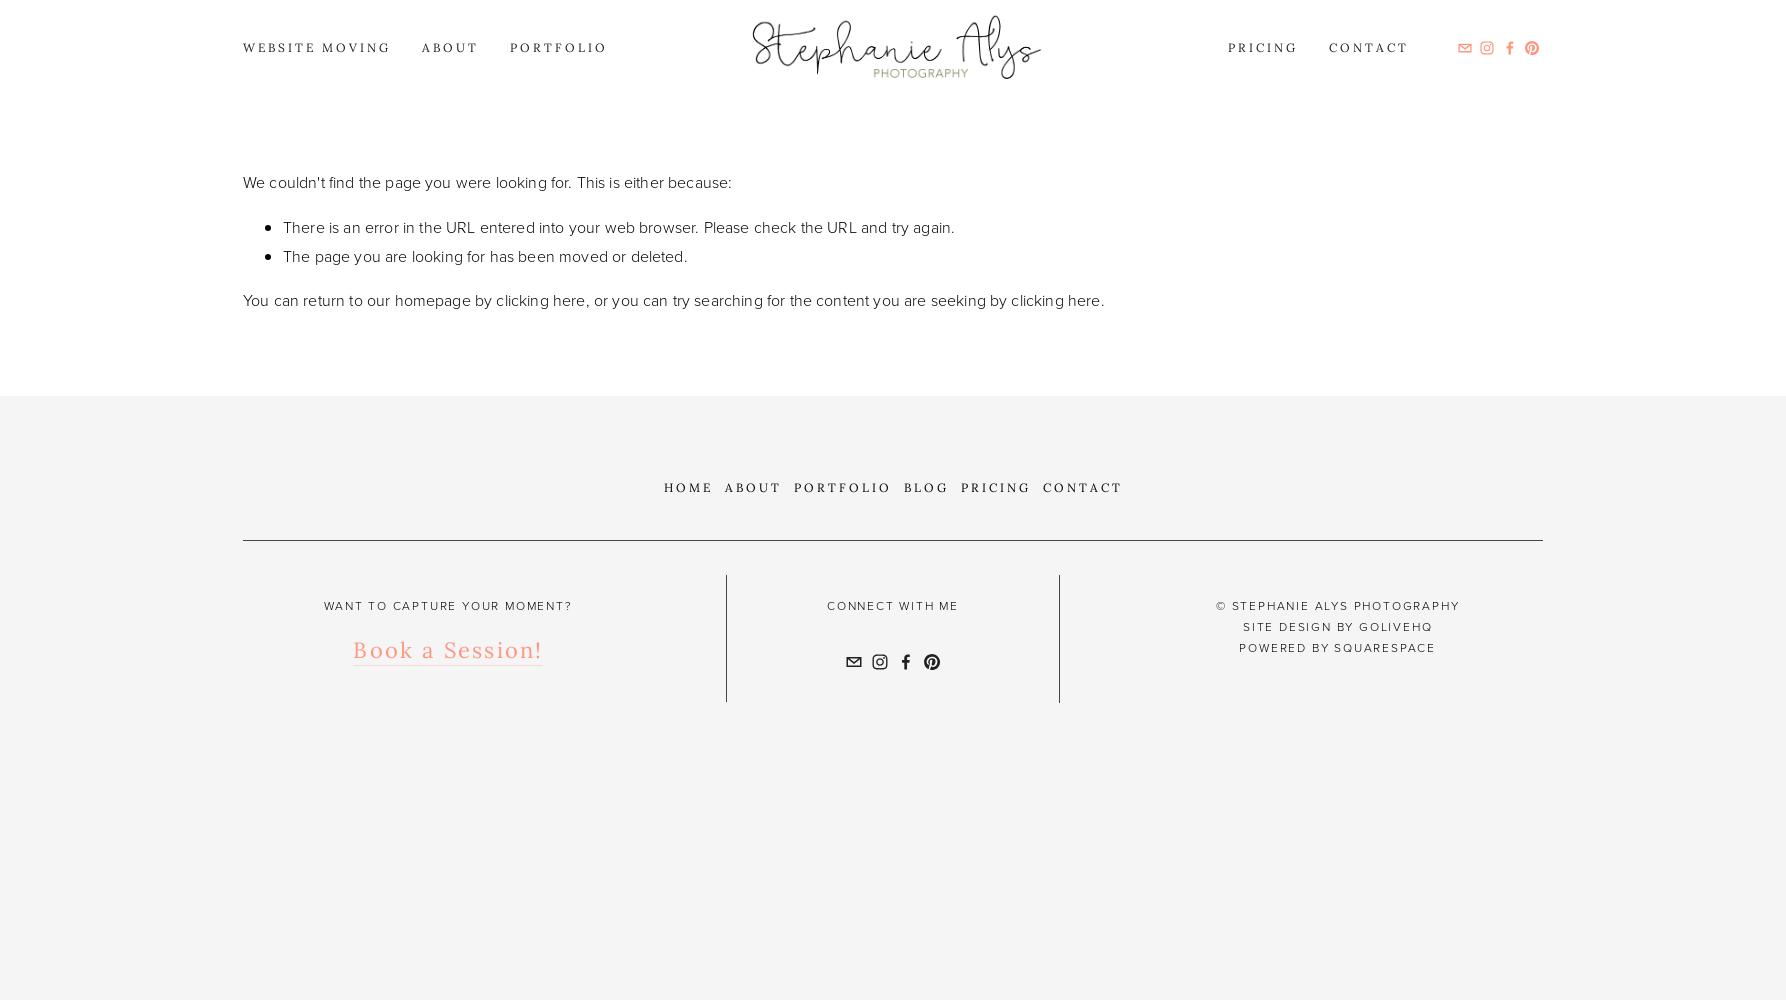  I want to click on 'There is an error in the URL entered into your web browser. Please check the URL and try again.', so click(619, 225).